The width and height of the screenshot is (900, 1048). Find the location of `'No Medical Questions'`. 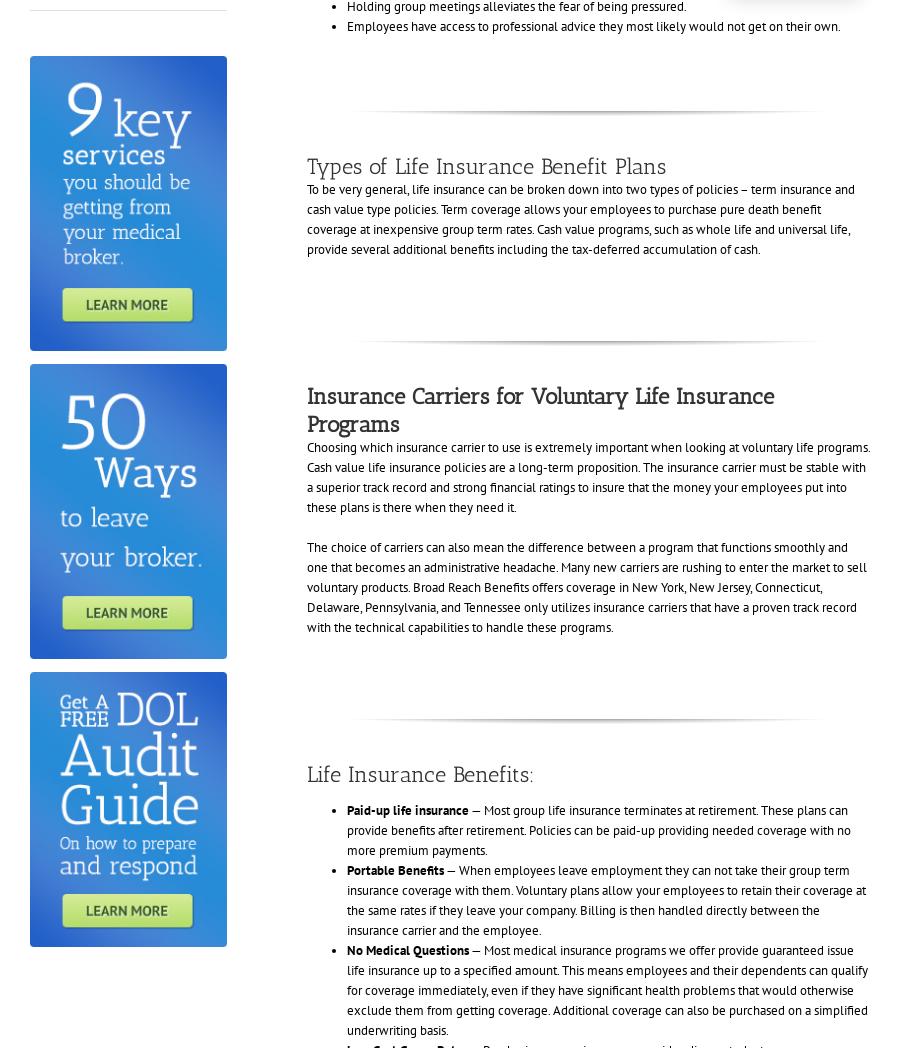

'No Medical Questions' is located at coordinates (406, 949).